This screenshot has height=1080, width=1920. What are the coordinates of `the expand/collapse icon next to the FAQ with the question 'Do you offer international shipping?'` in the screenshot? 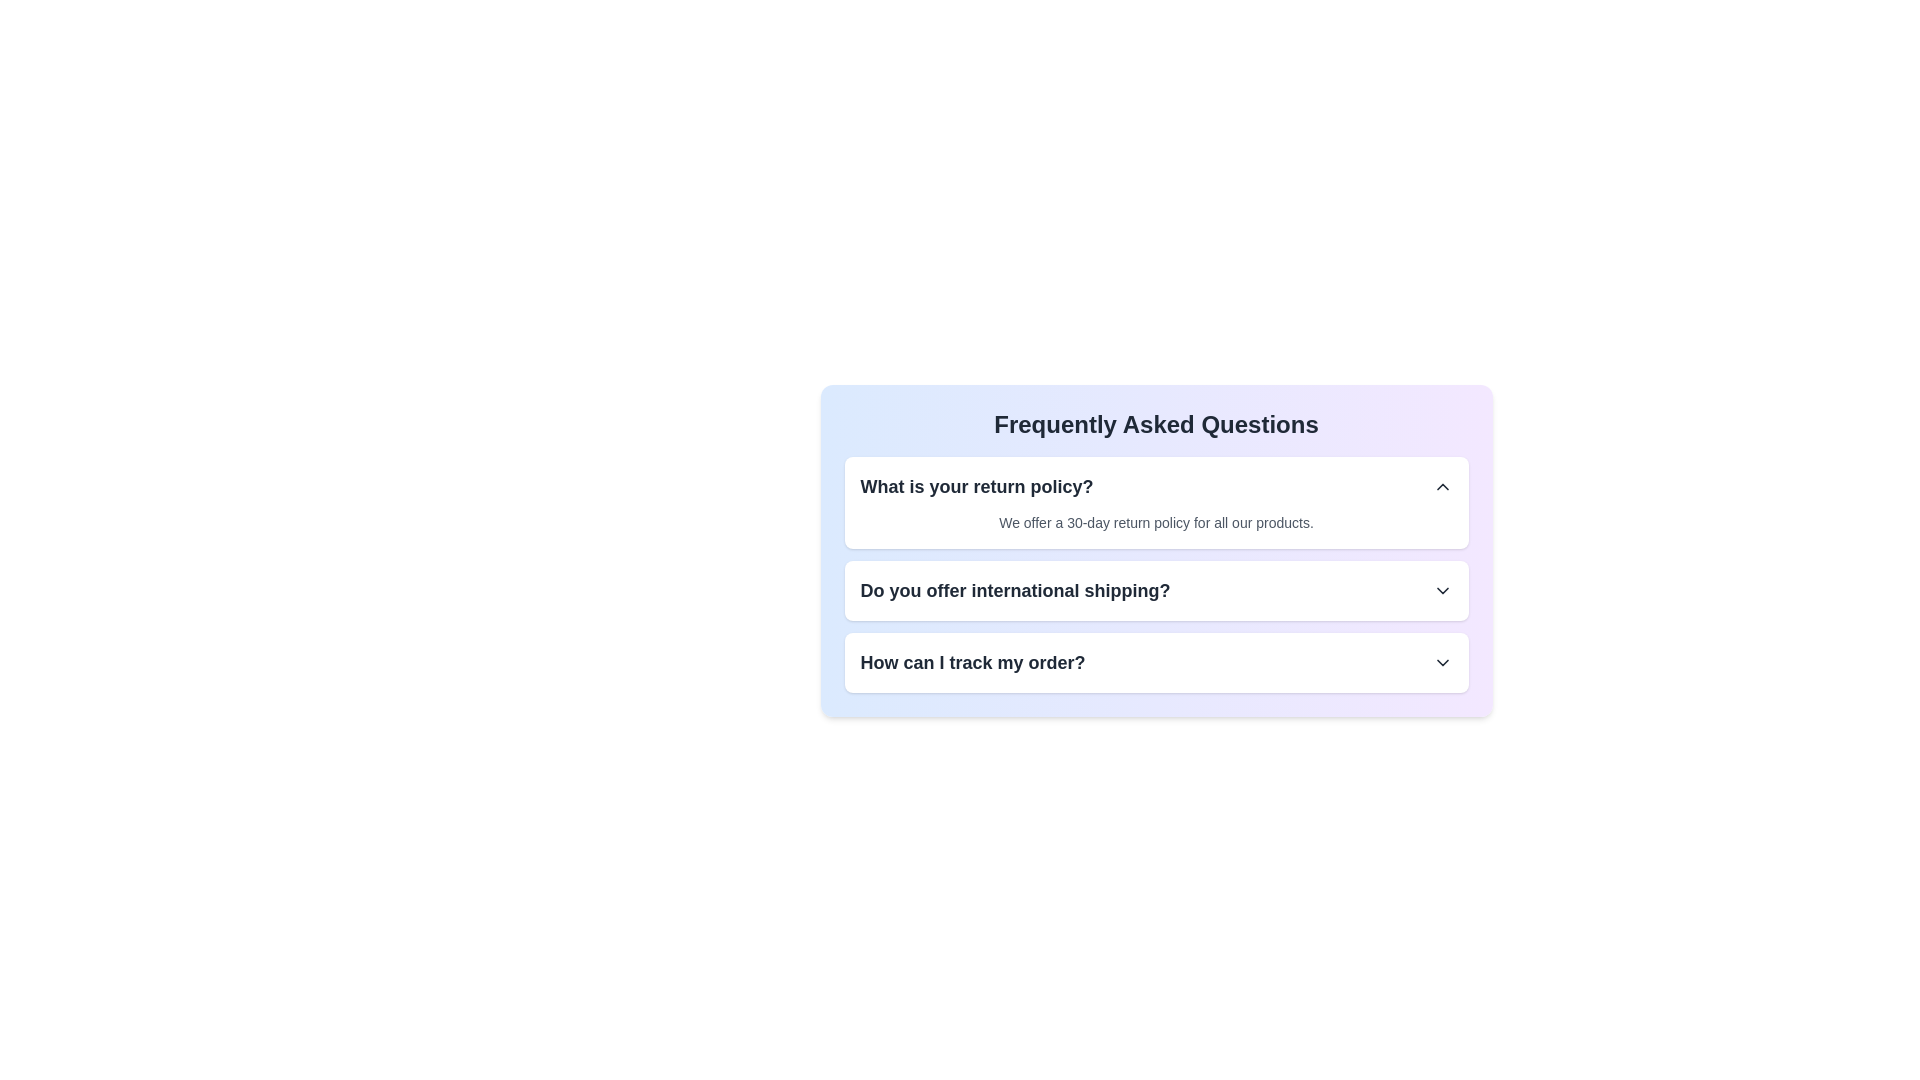 It's located at (1442, 589).